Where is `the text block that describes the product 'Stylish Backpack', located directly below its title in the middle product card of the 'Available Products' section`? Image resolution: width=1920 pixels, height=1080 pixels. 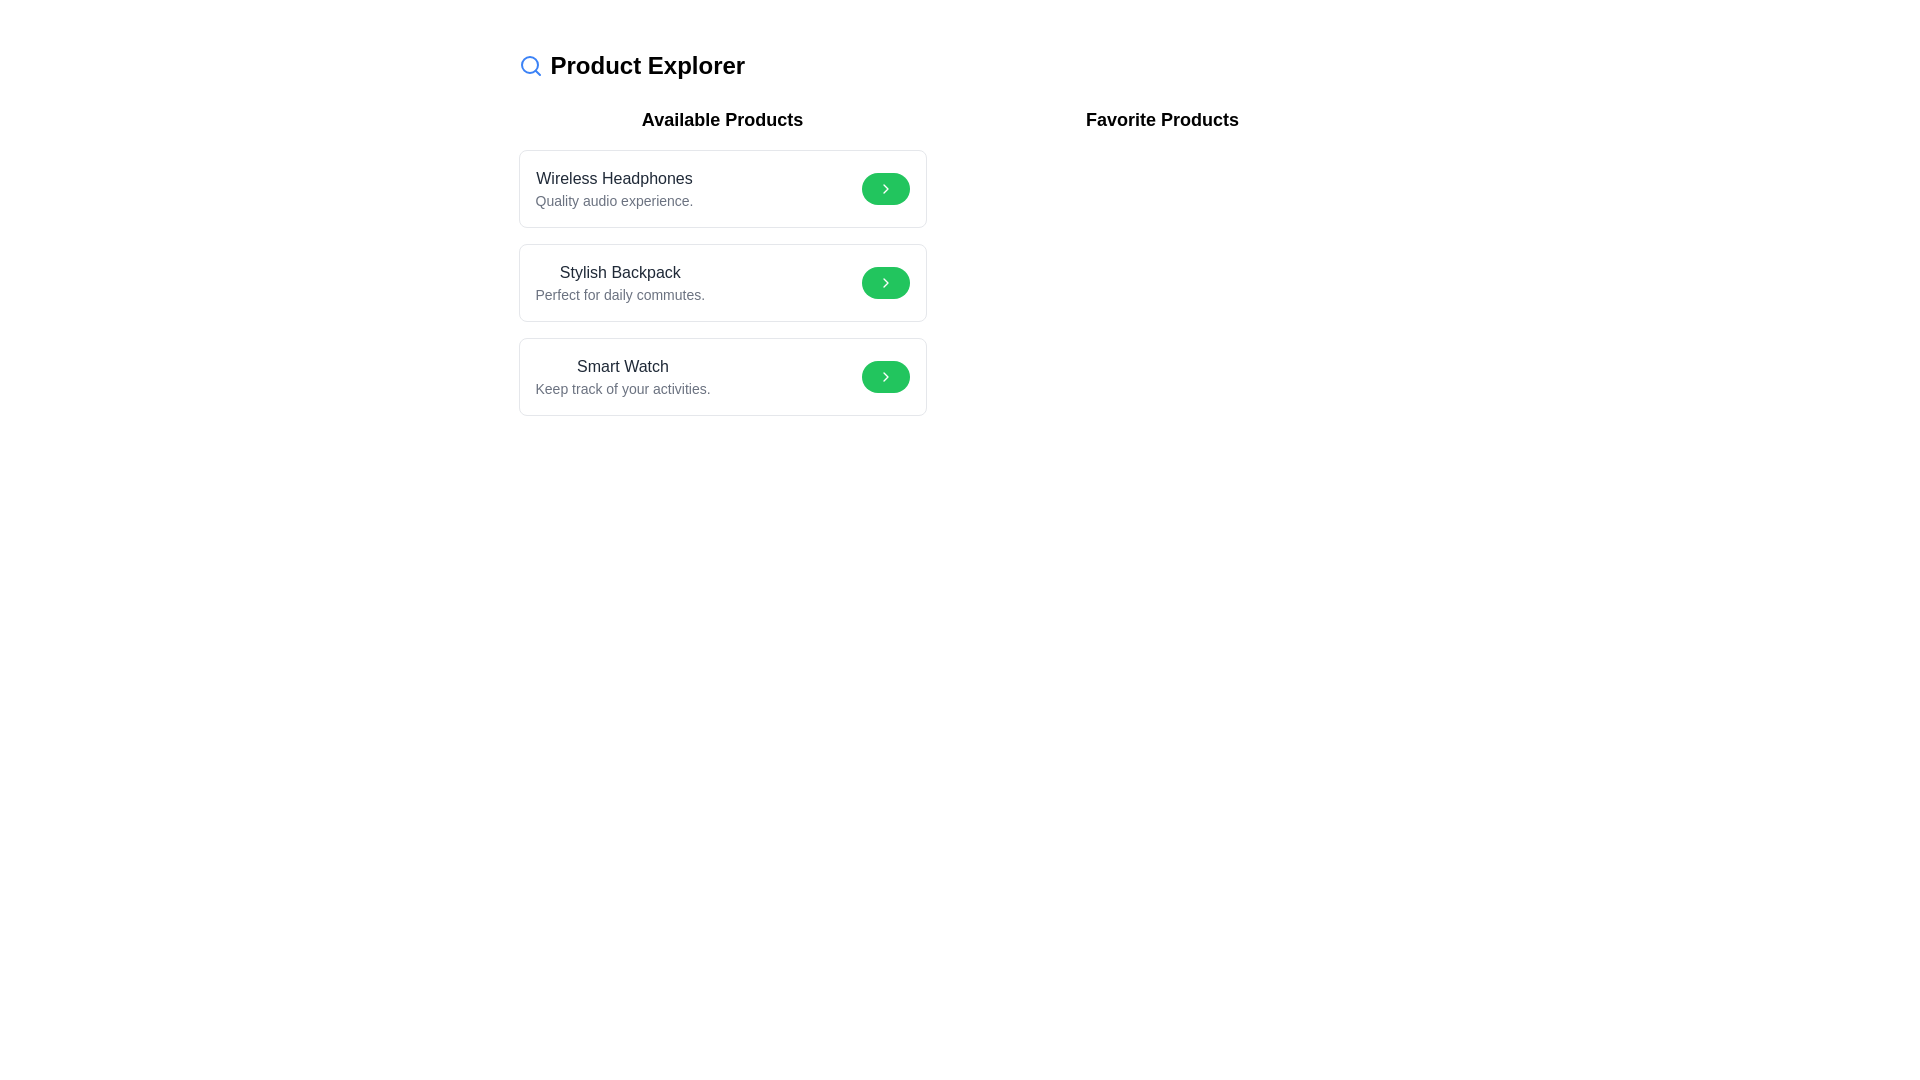
the text block that describes the product 'Stylish Backpack', located directly below its title in the middle product card of the 'Available Products' section is located at coordinates (619, 294).